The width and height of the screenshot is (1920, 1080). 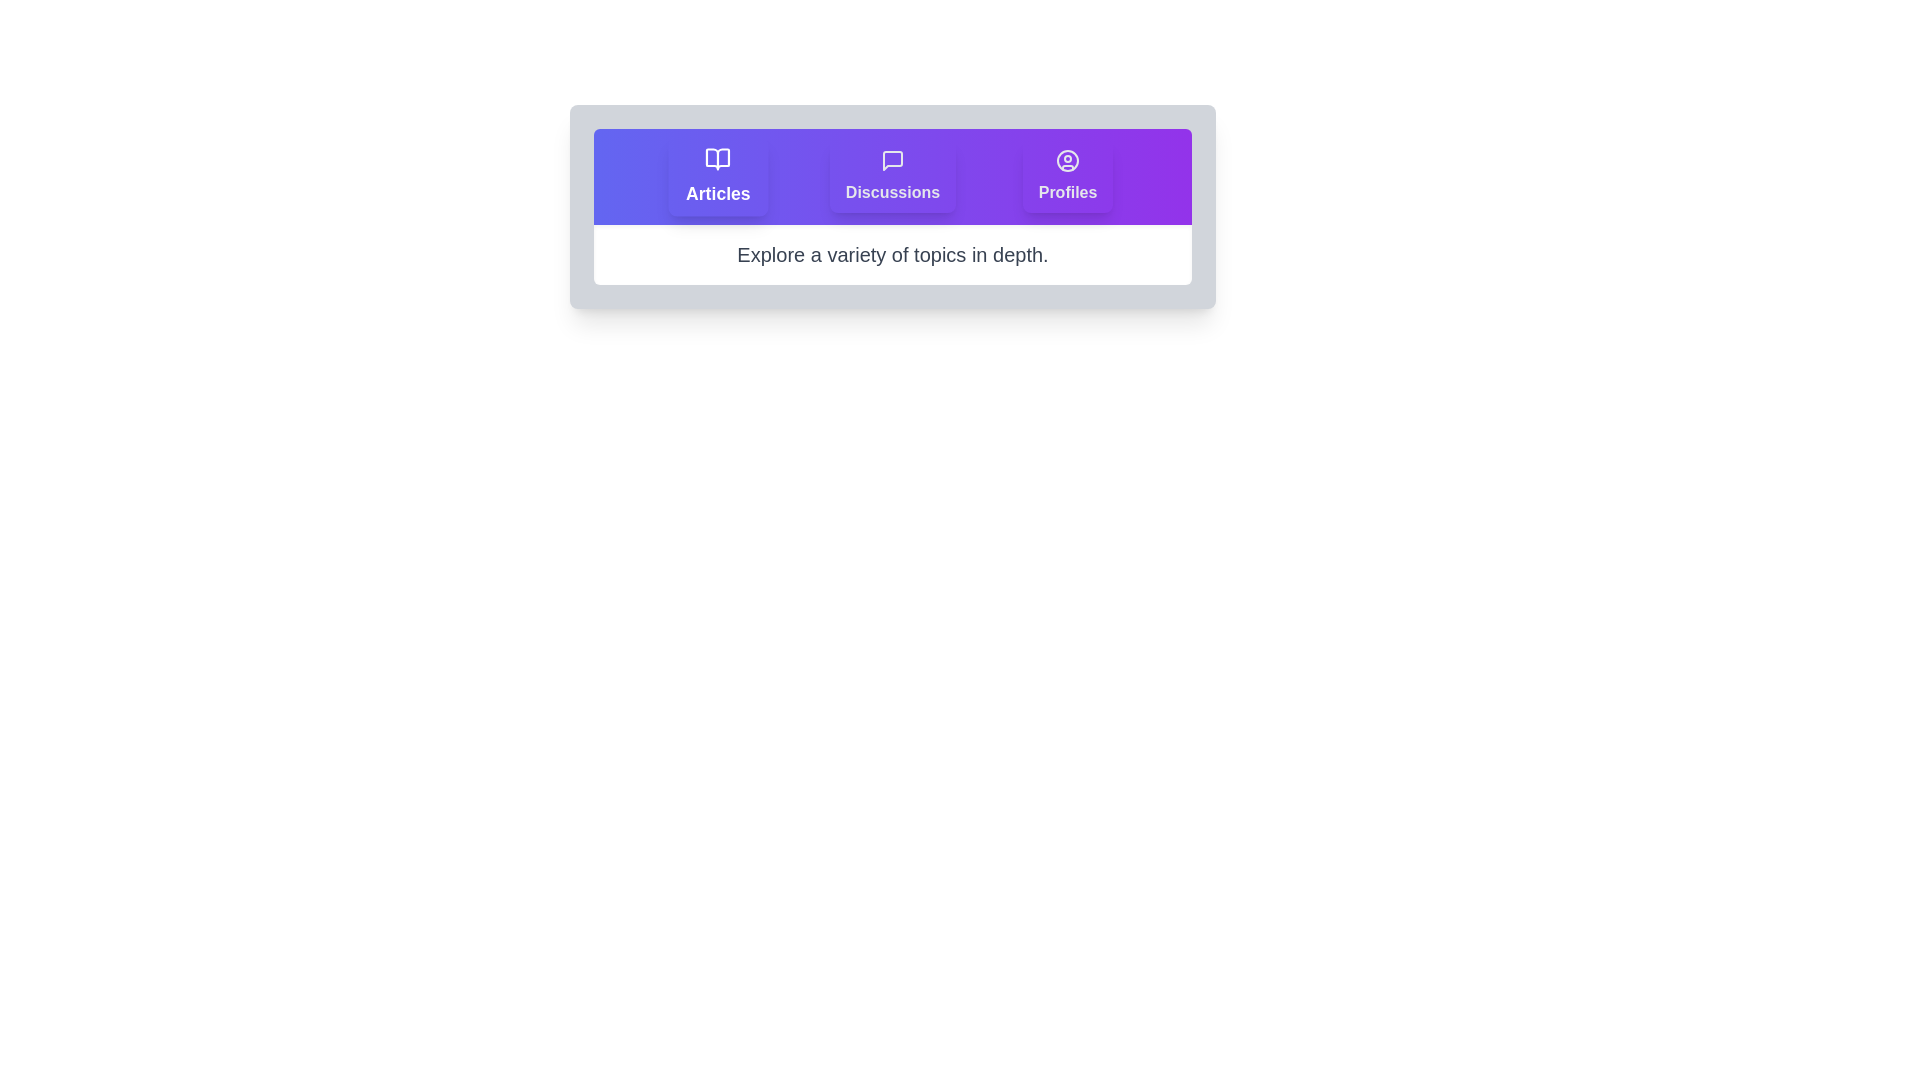 What do you see at coordinates (1067, 176) in the screenshot?
I see `the tab labeled Profiles` at bounding box center [1067, 176].